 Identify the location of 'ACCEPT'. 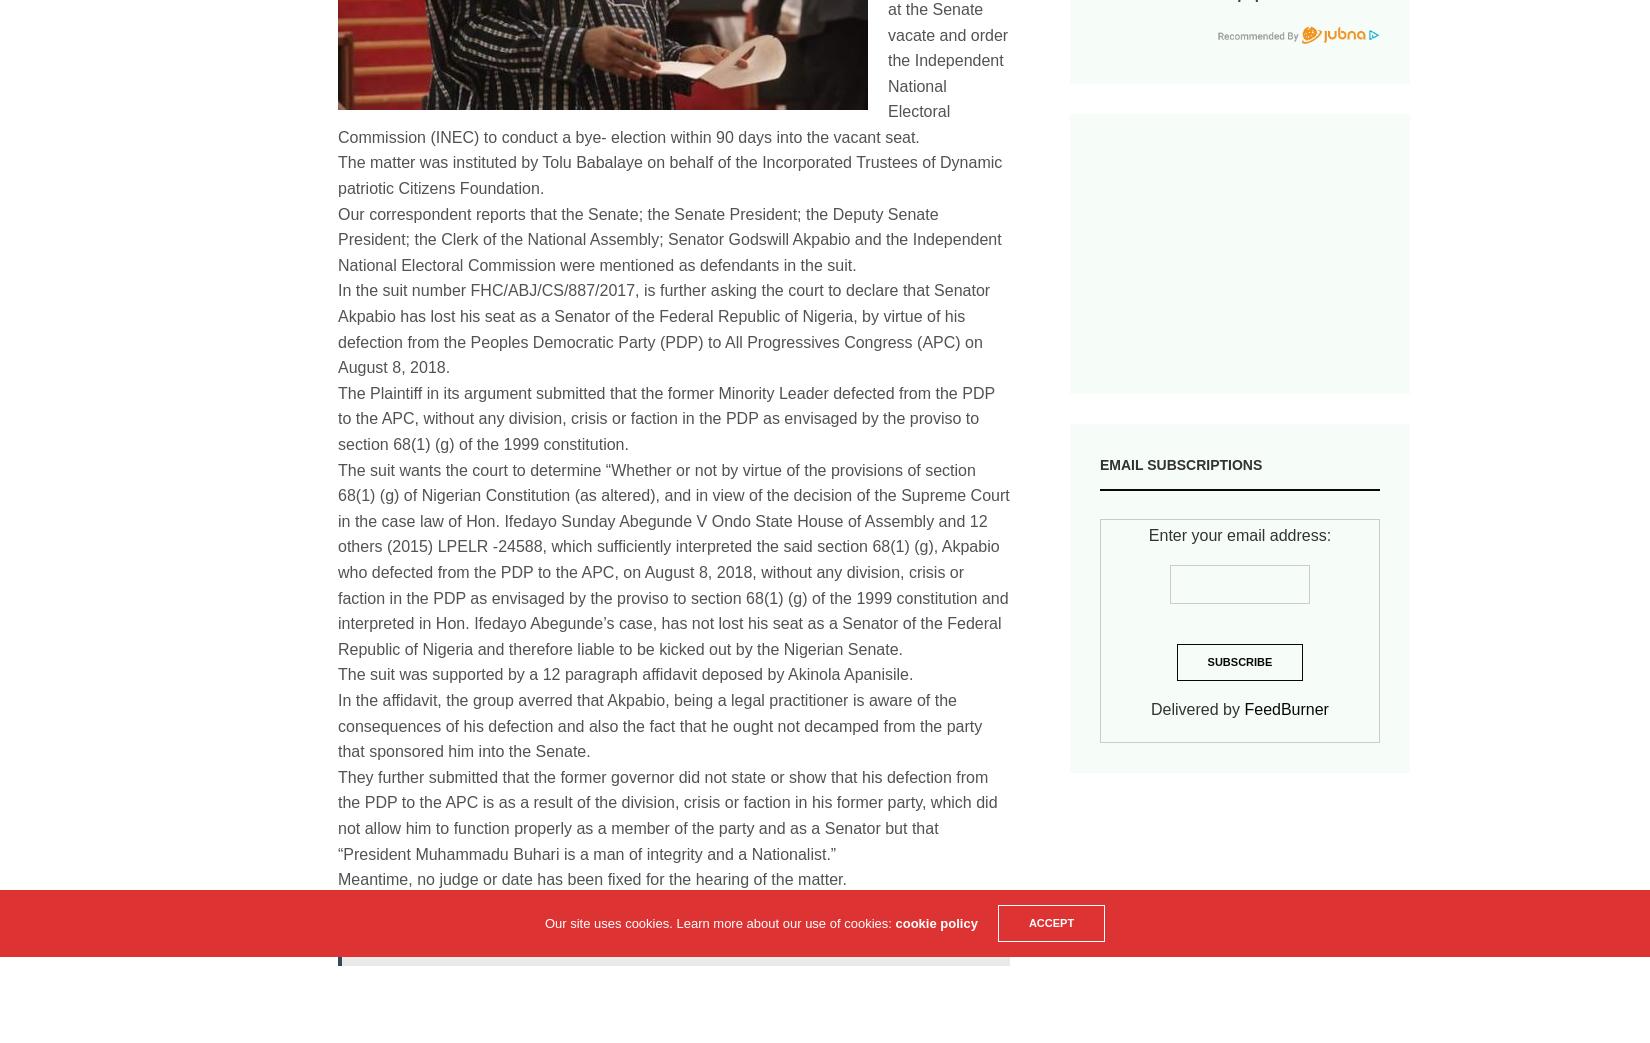
(1027, 921).